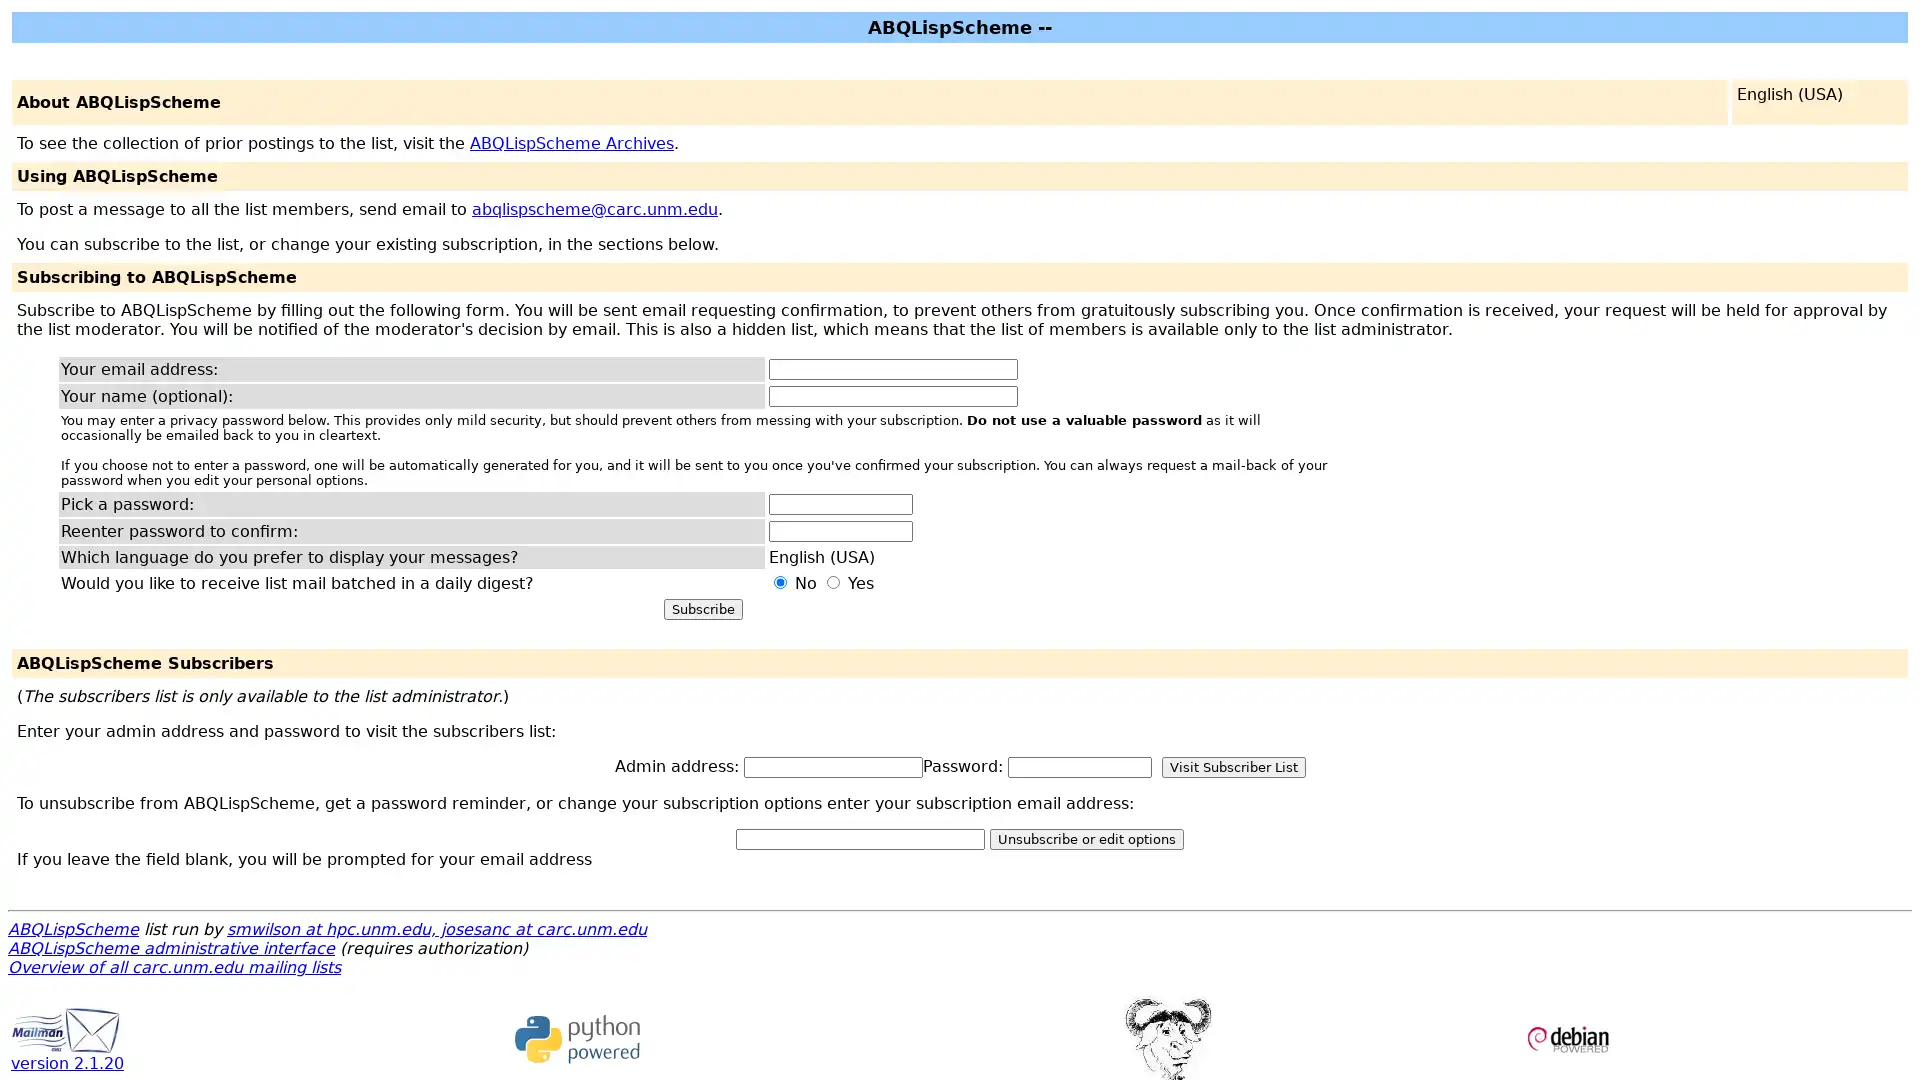 The height and width of the screenshot is (1080, 1920). What do you see at coordinates (702, 608) in the screenshot?
I see `Subscribe` at bounding box center [702, 608].